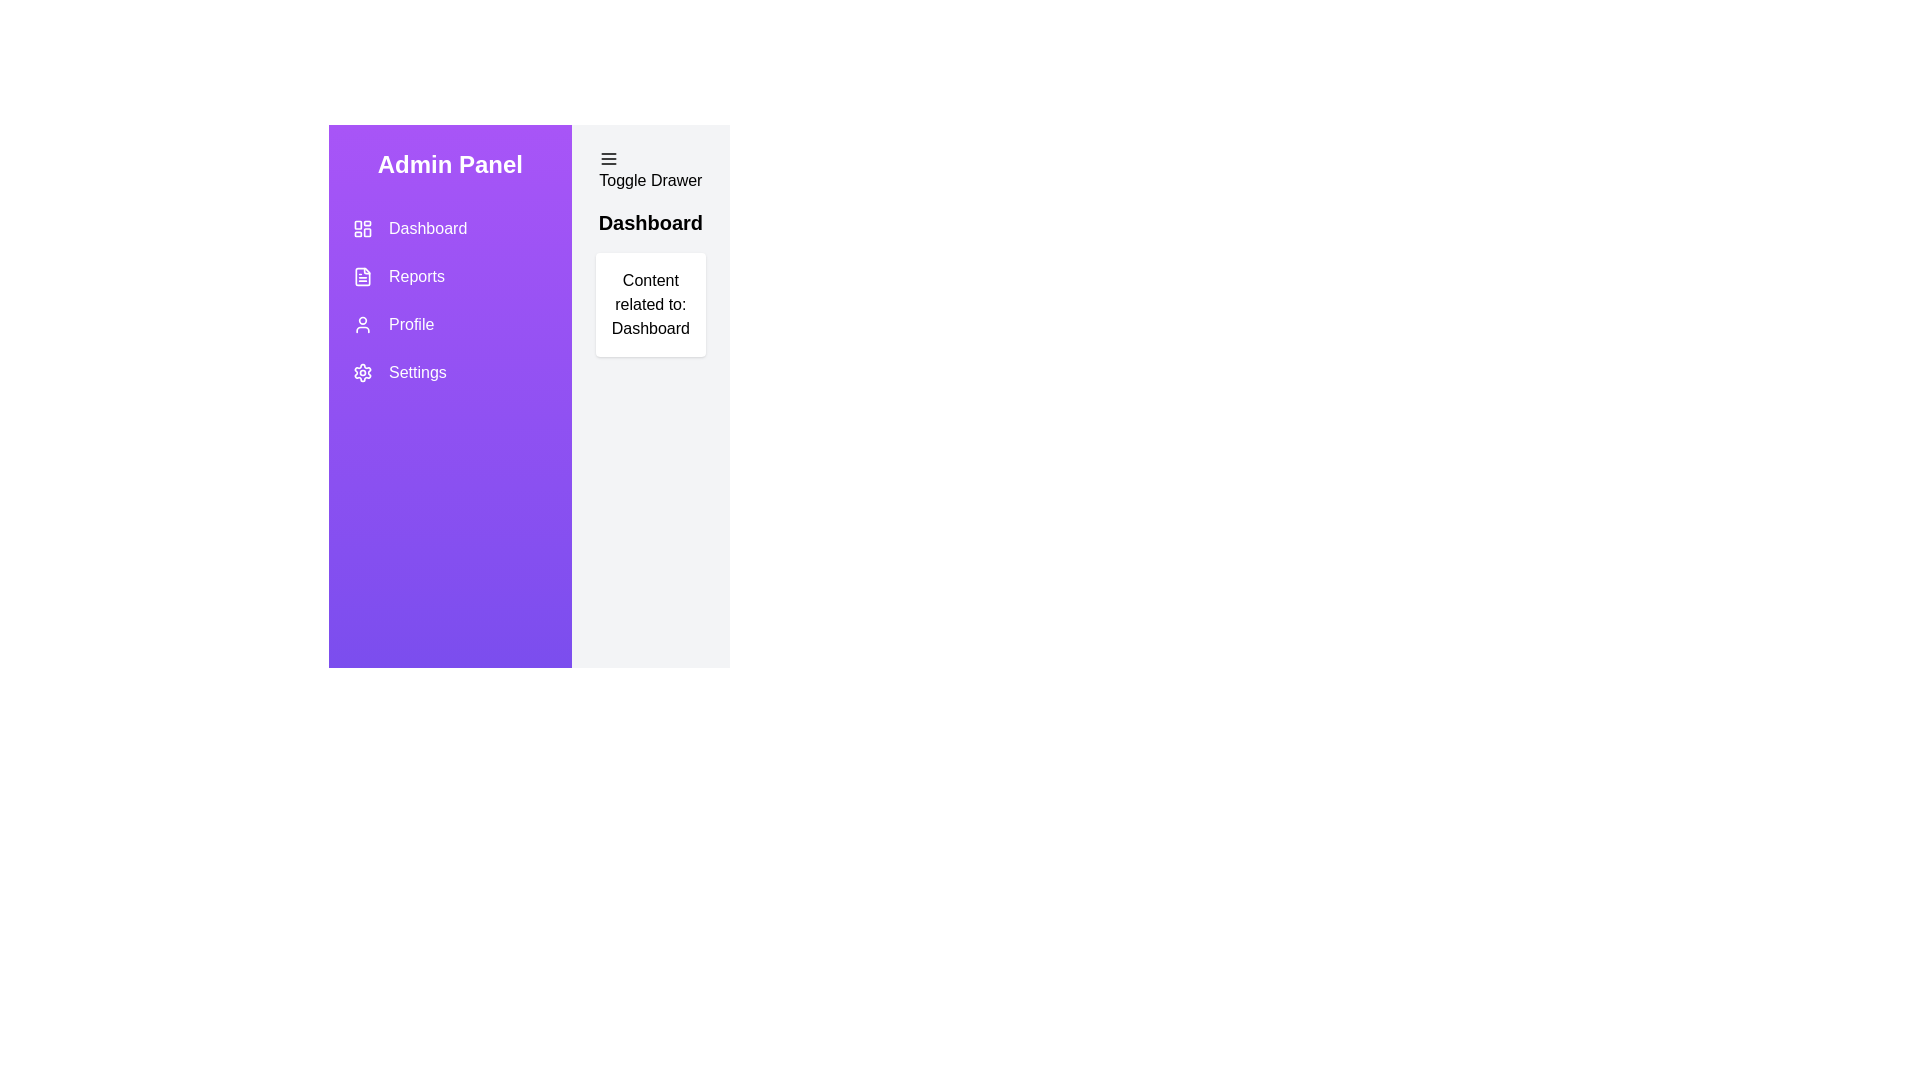  What do you see at coordinates (650, 169) in the screenshot?
I see `the 'Toggle Drawer' button to toggle the visibility of the navigation drawer` at bounding box center [650, 169].